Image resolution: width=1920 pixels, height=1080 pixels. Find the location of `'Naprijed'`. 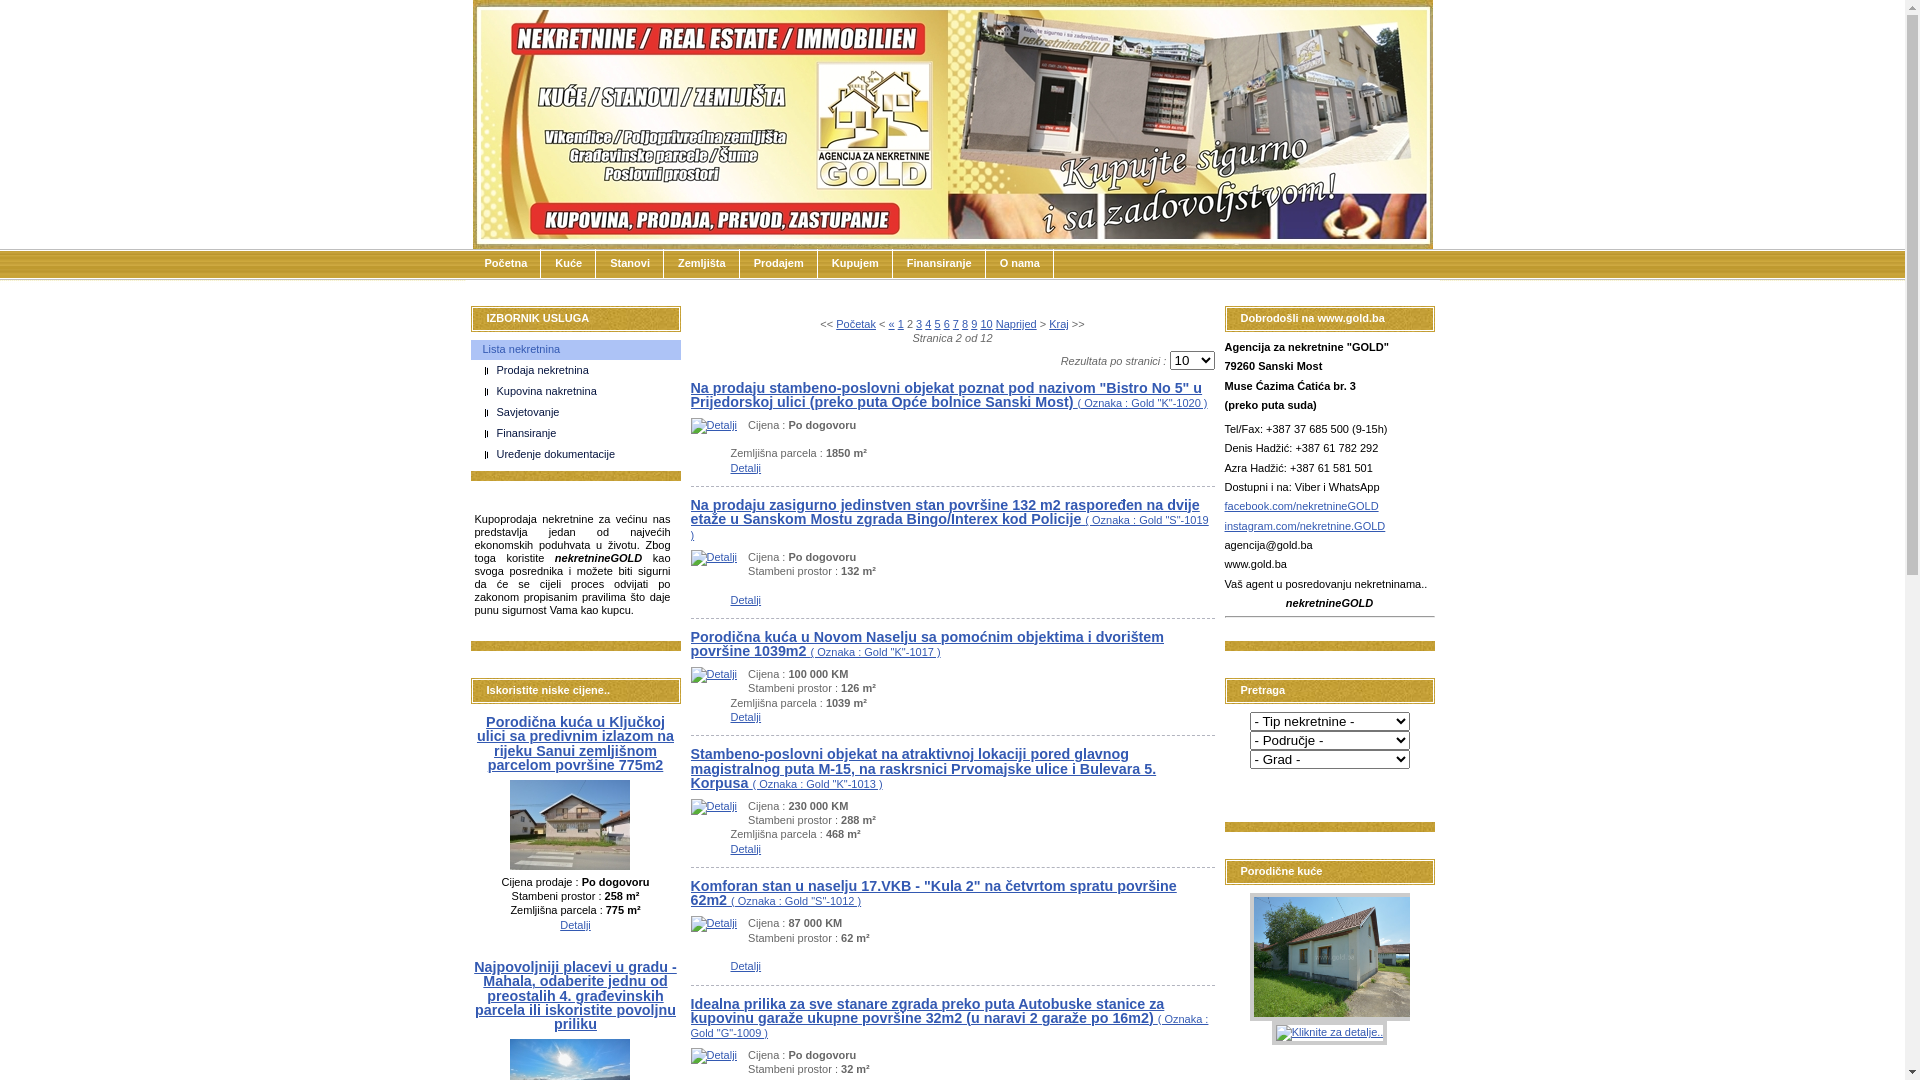

'Naprijed' is located at coordinates (1016, 323).